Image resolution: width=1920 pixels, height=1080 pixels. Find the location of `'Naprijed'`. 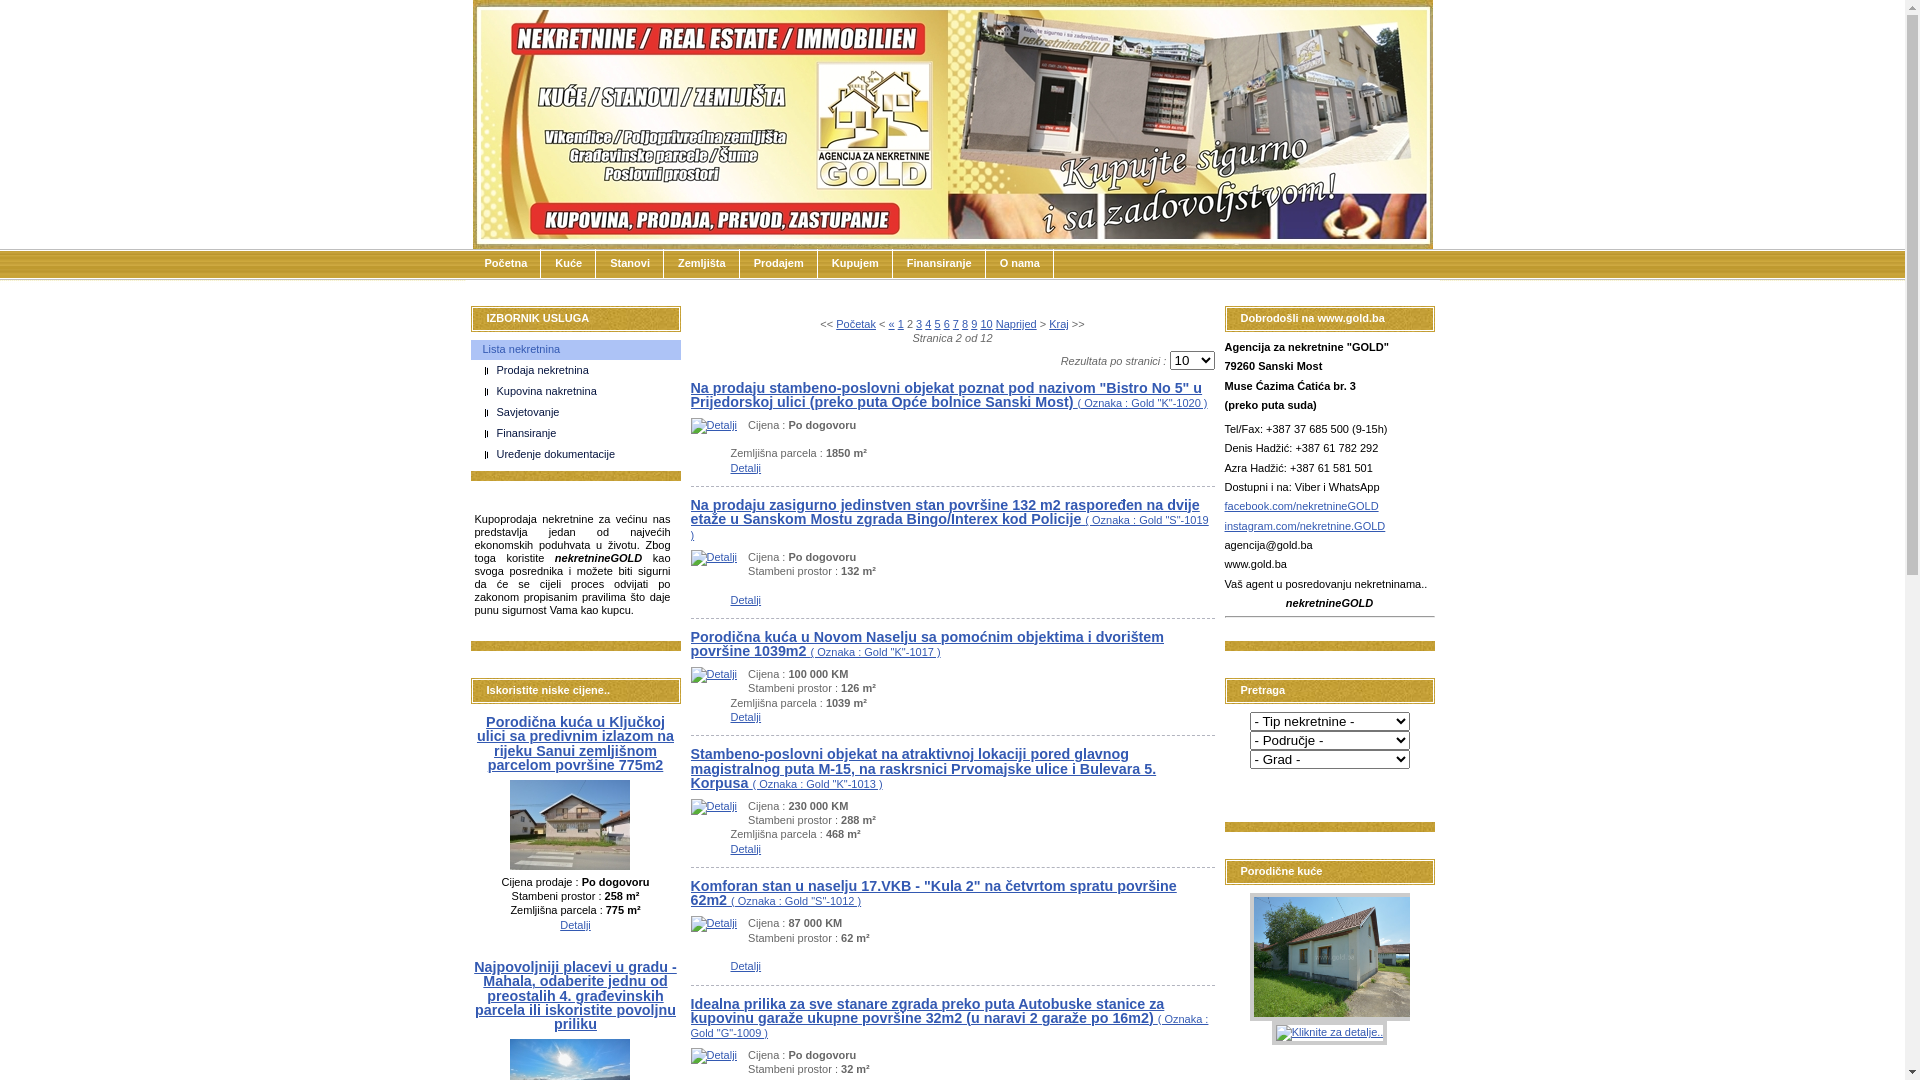

'Naprijed' is located at coordinates (1016, 323).